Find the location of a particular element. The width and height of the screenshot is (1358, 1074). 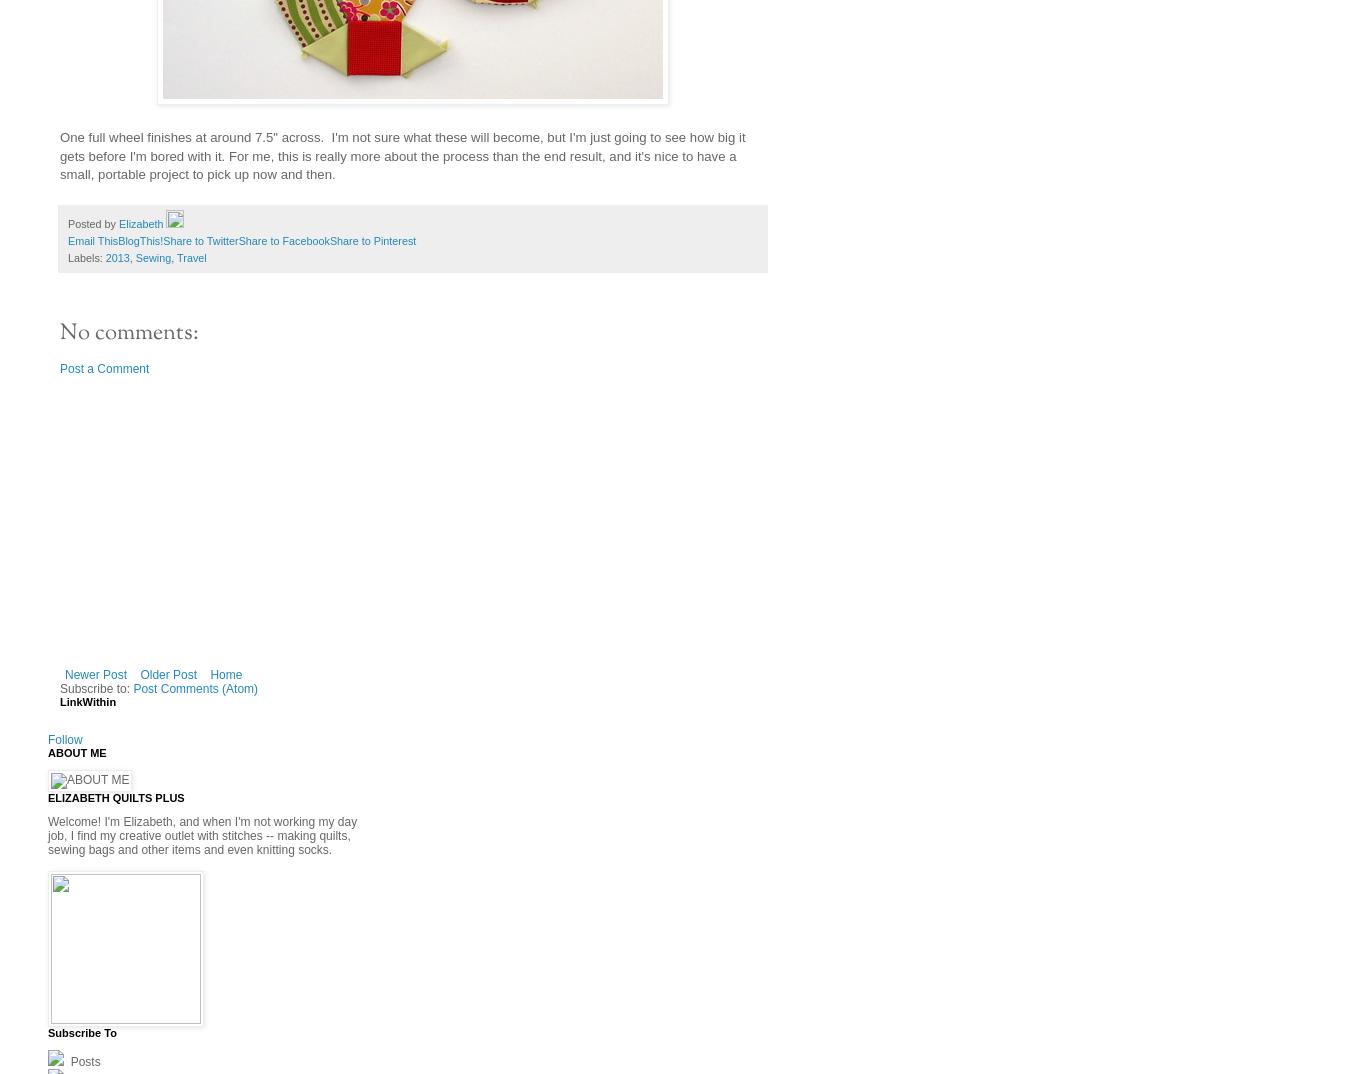

'Travel' is located at coordinates (191, 256).